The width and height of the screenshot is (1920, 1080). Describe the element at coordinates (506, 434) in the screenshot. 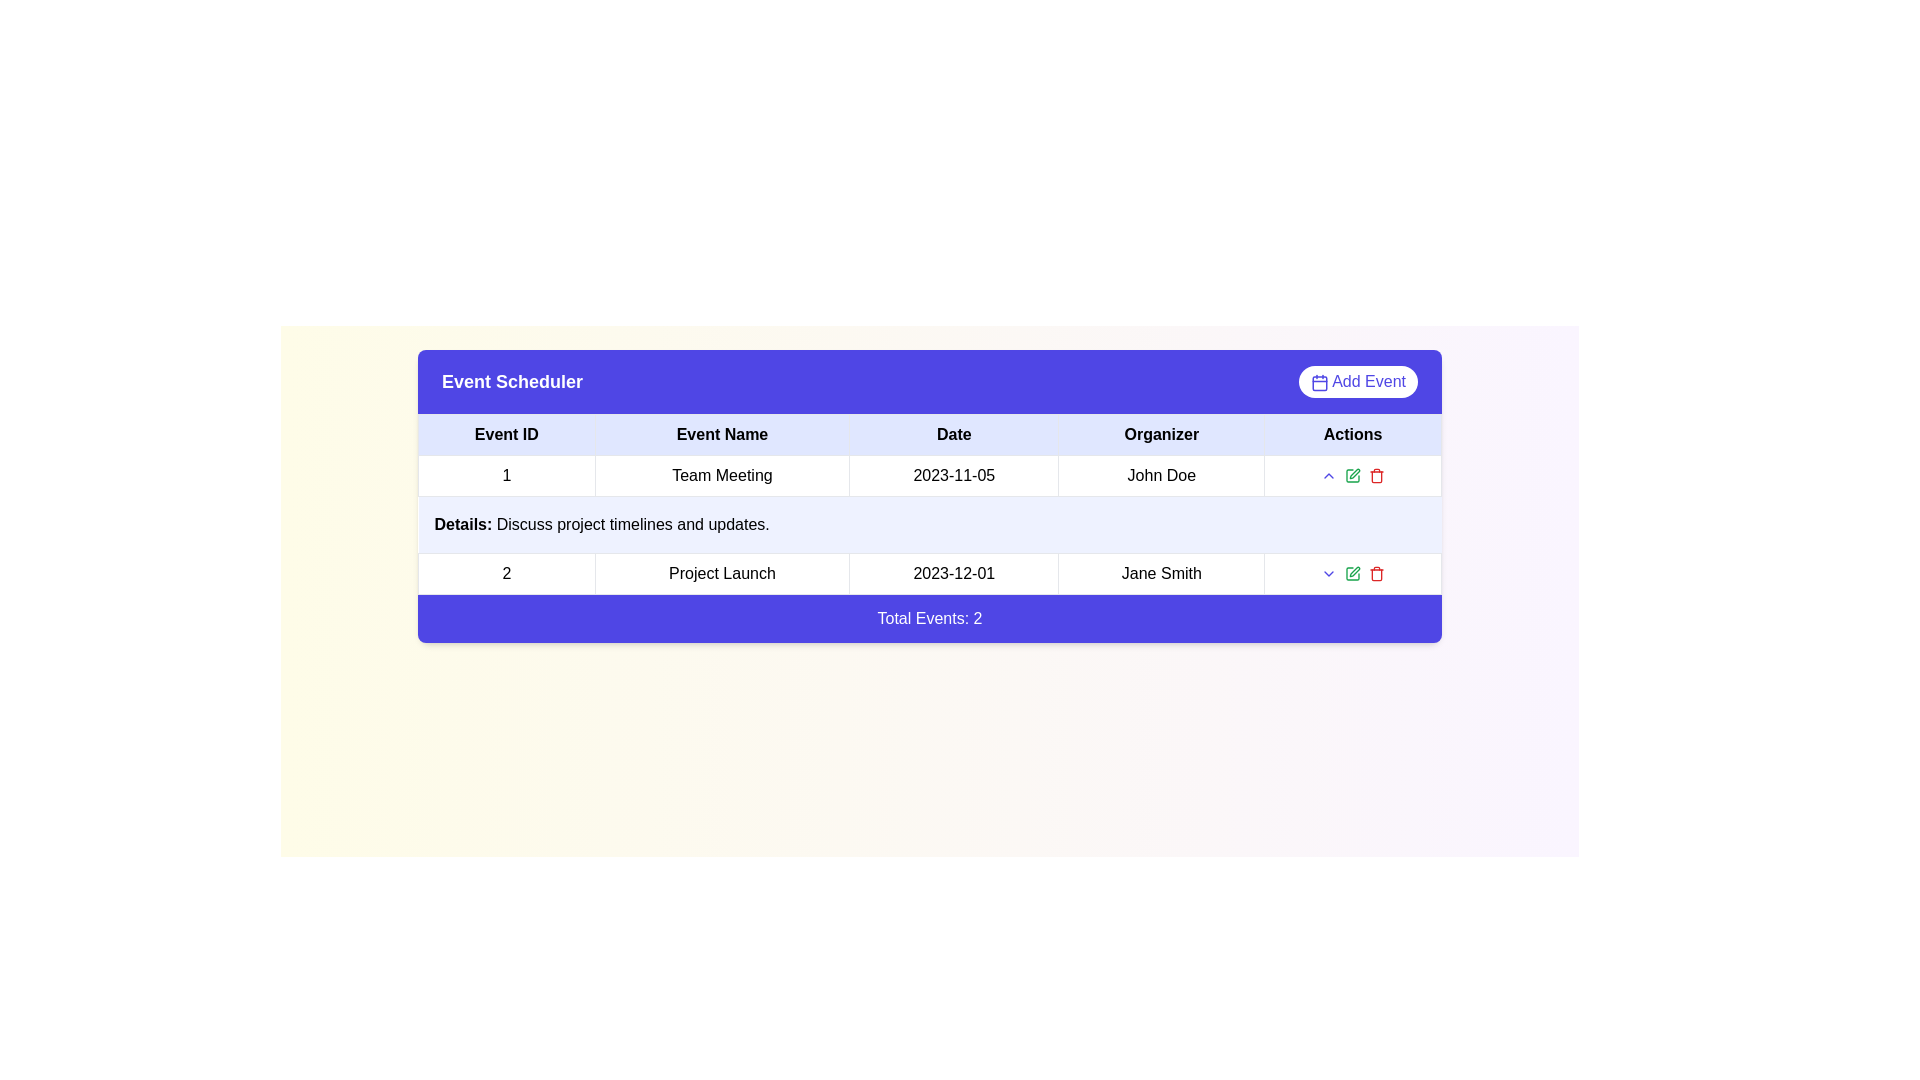

I see `the 'Event ID' column header in the table` at that location.